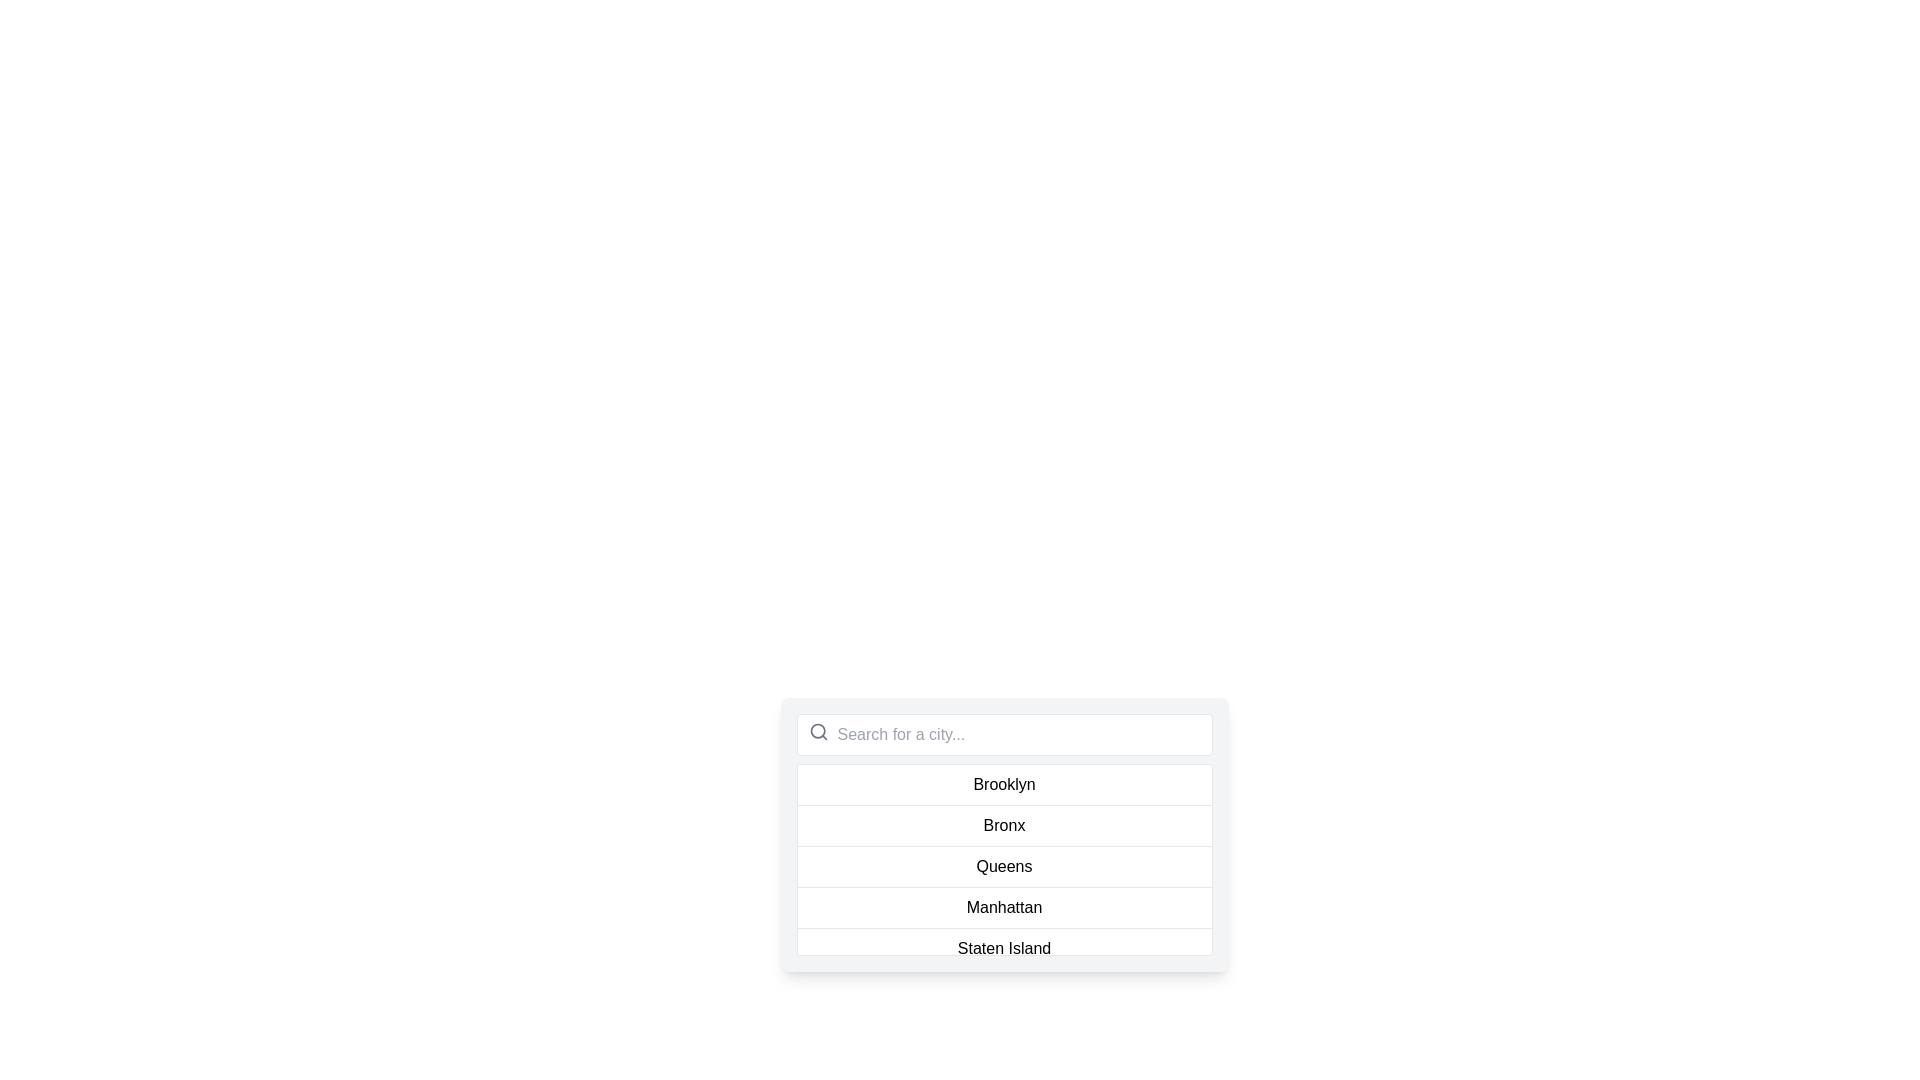  What do you see at coordinates (1004, 859) in the screenshot?
I see `the third item 'Queens' in the dropdown menu` at bounding box center [1004, 859].